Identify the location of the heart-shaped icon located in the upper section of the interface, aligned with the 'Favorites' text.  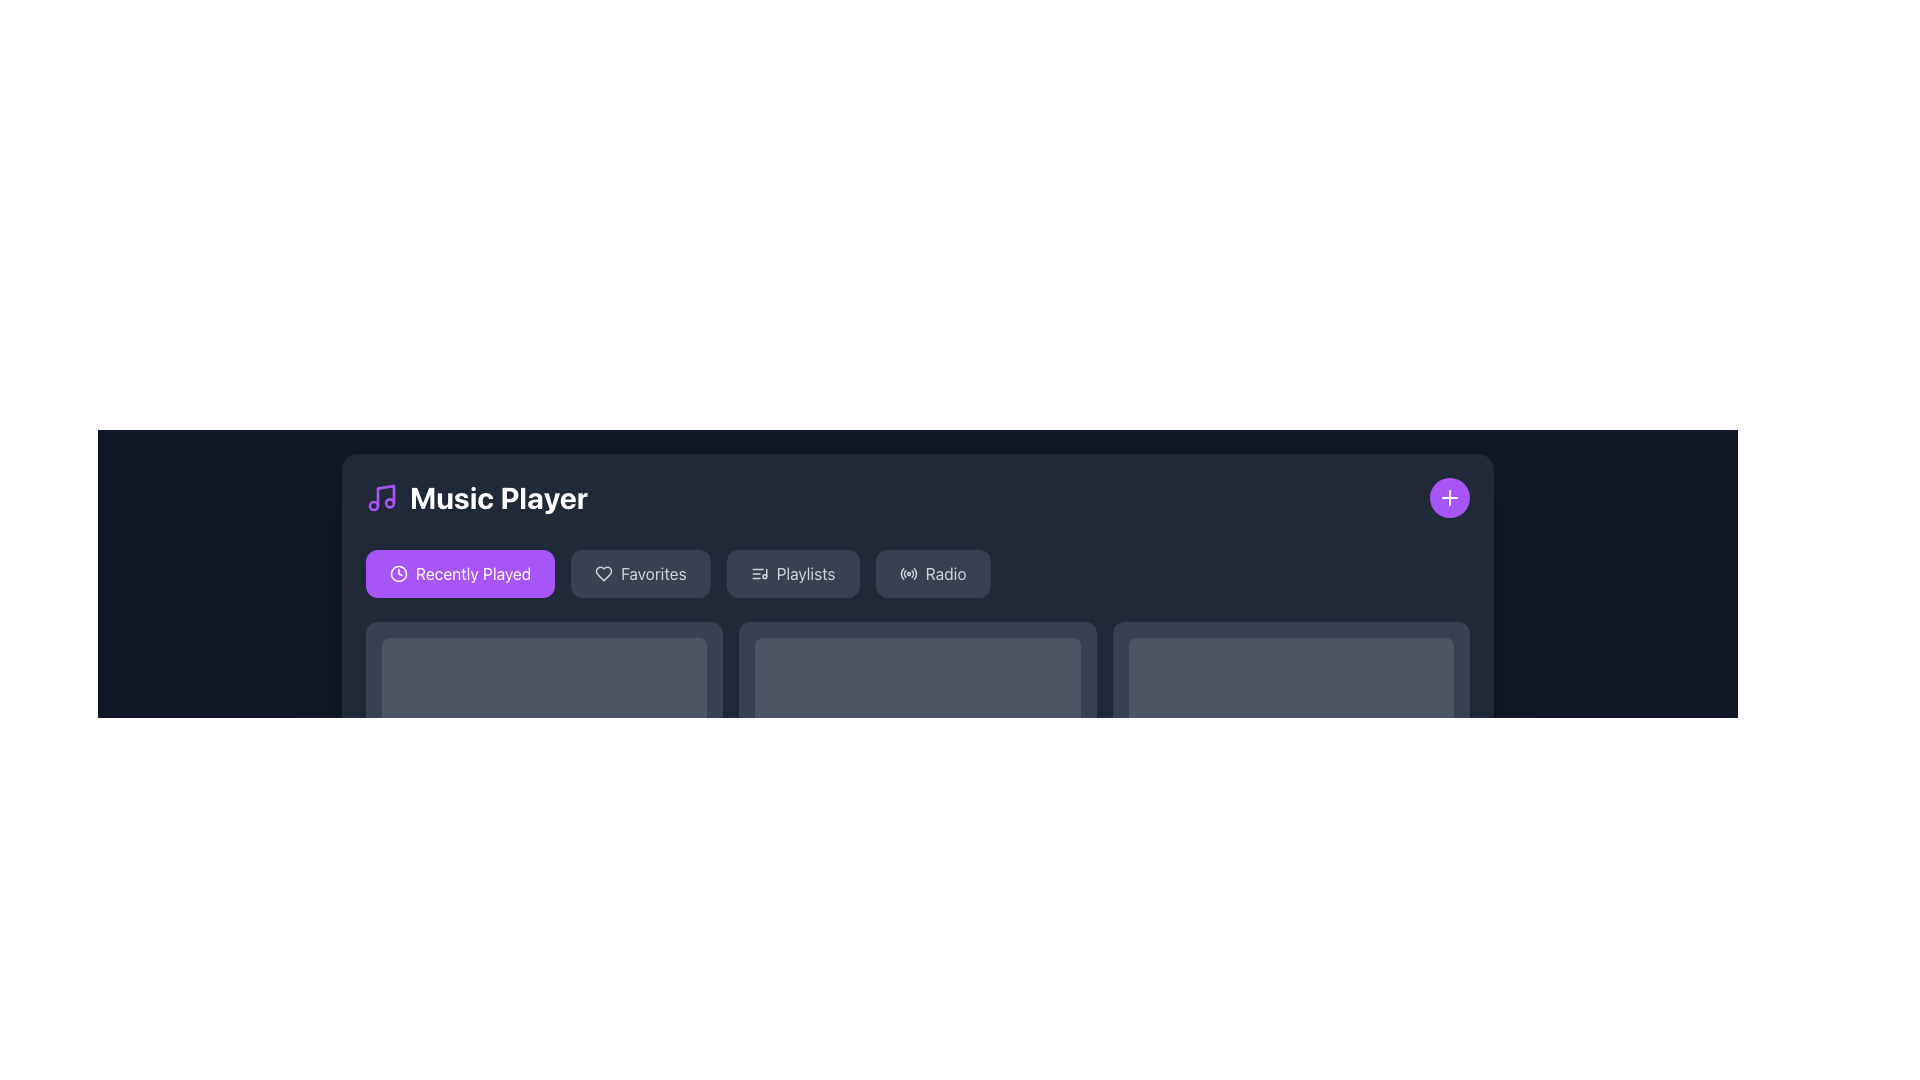
(603, 574).